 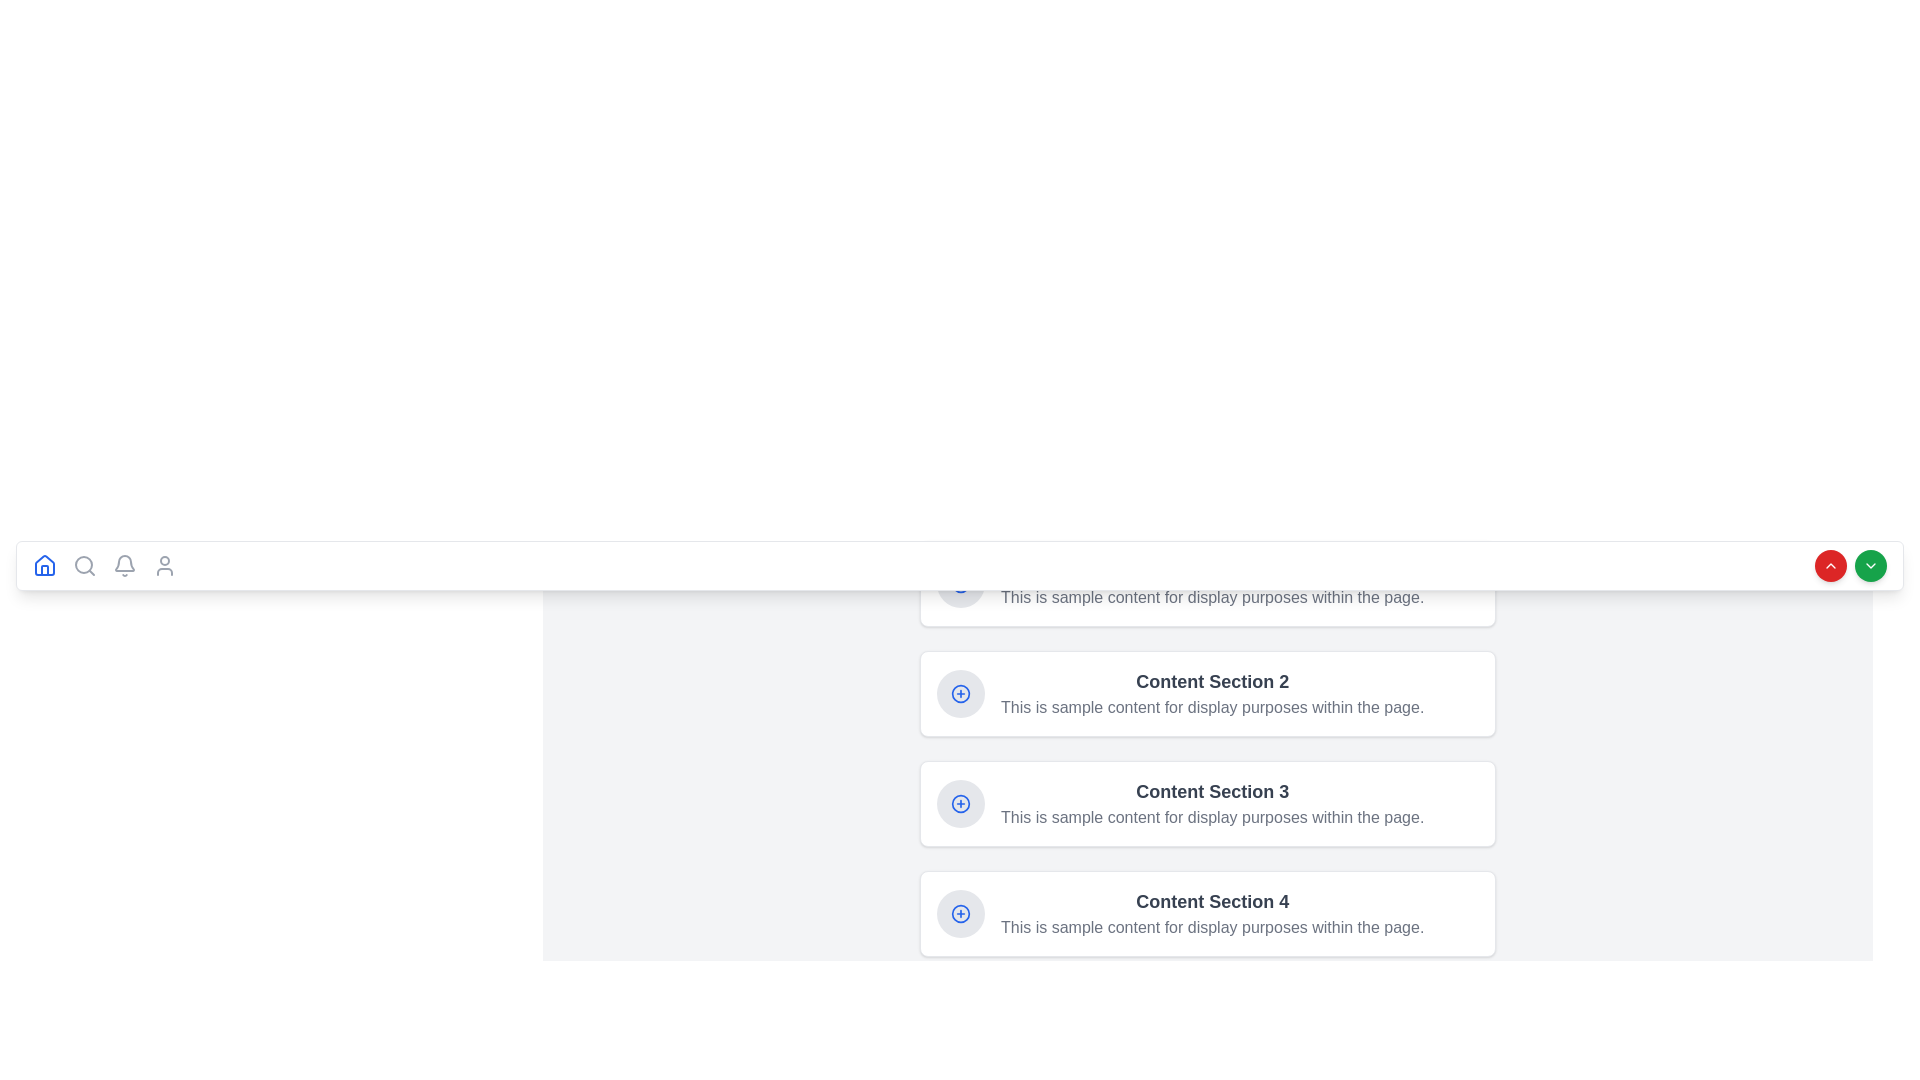 What do you see at coordinates (82, 564) in the screenshot?
I see `the lens of the magnifying glass in the search icon located in the navigation bar towards the left` at bounding box center [82, 564].